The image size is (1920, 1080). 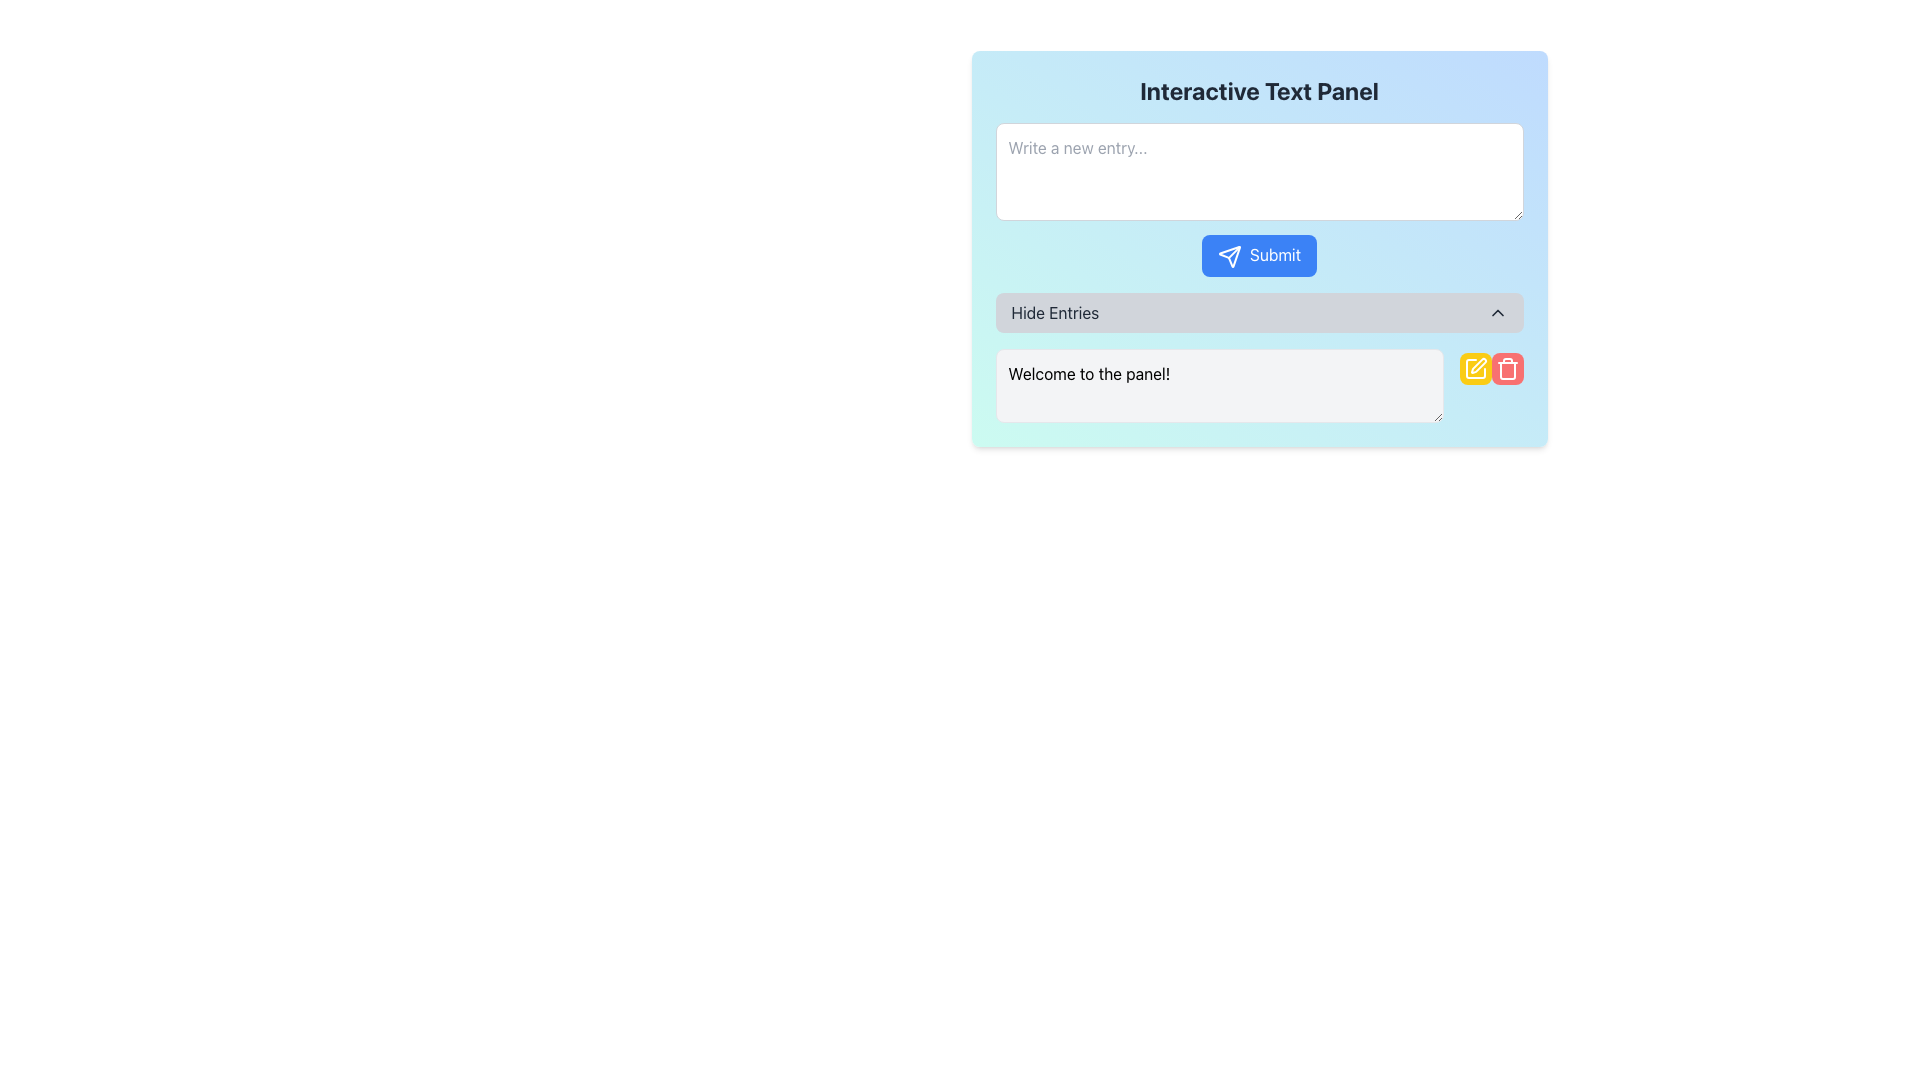 I want to click on the rounded rectangular 'Submit' button with a blue background and a white paper airplane icon, so click(x=1258, y=254).